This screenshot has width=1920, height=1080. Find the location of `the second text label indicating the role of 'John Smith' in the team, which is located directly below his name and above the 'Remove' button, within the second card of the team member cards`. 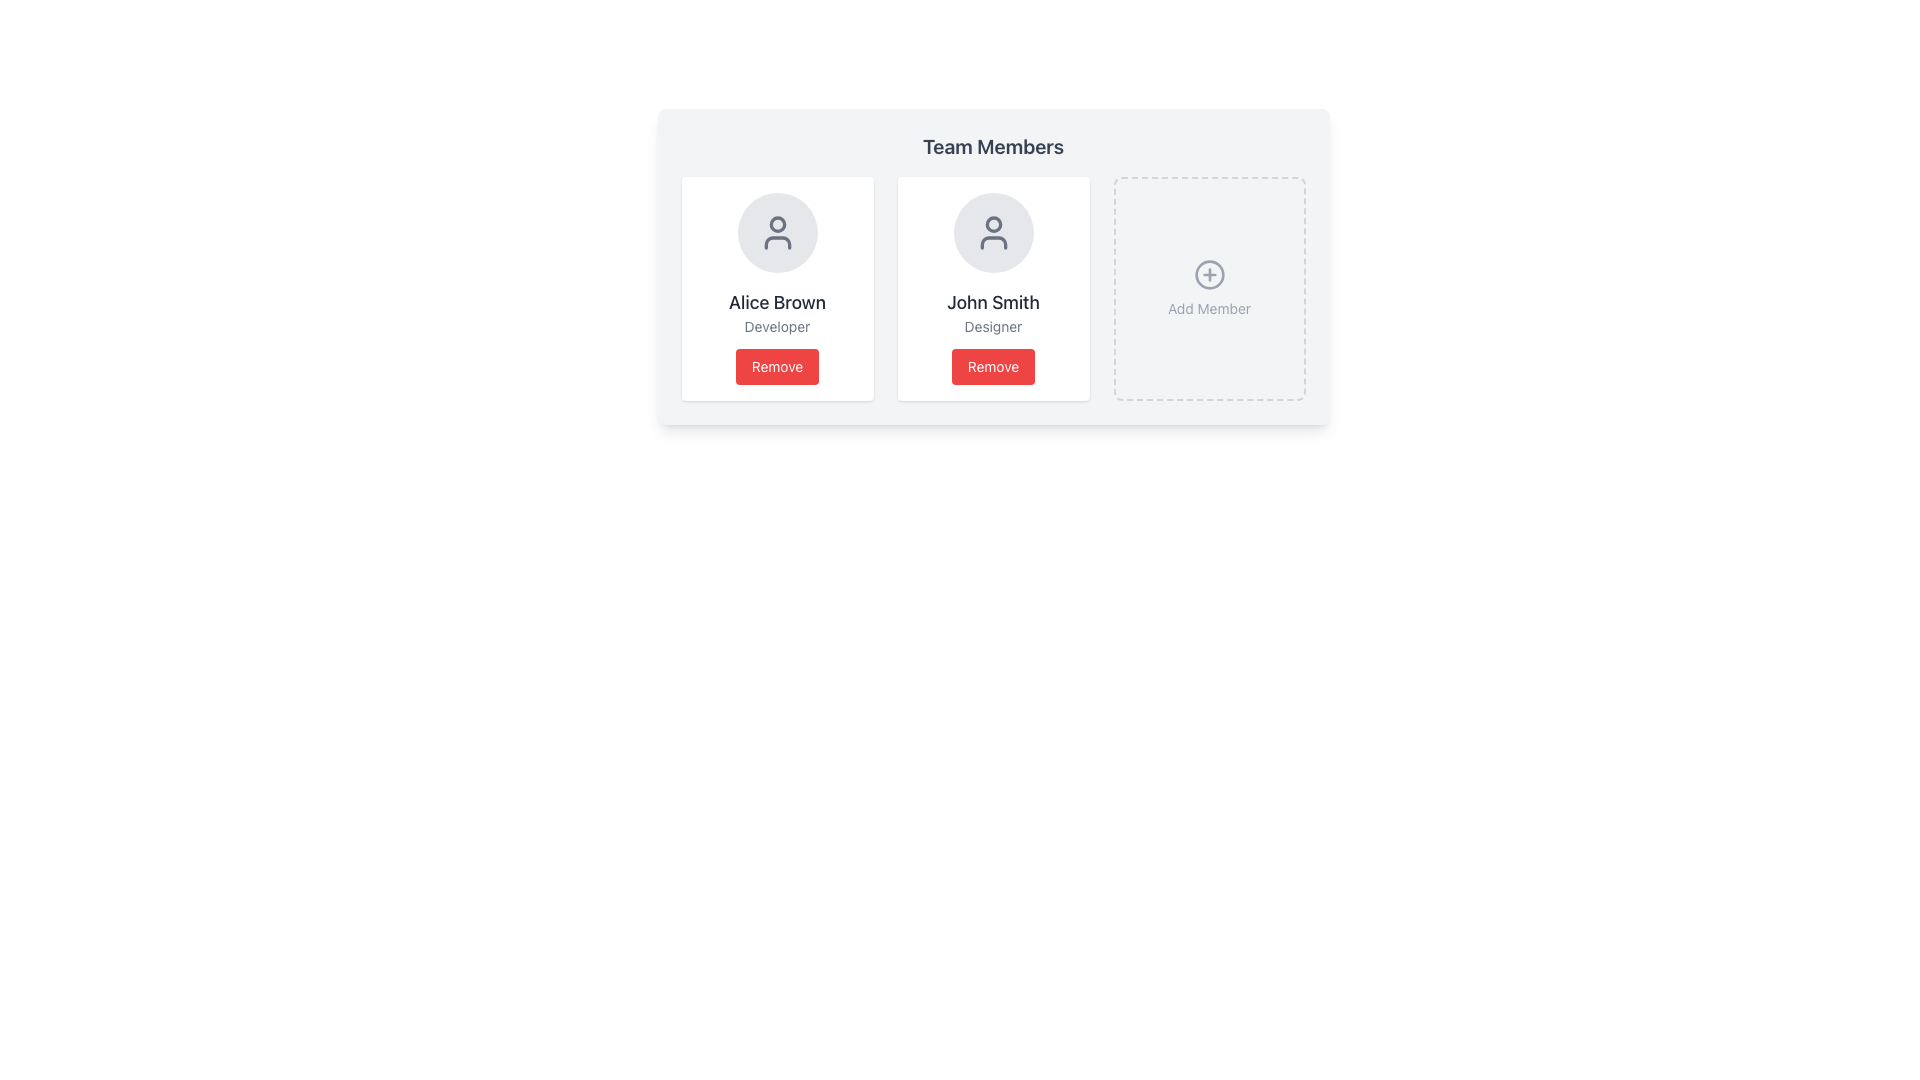

the second text label indicating the role of 'John Smith' in the team, which is located directly below his name and above the 'Remove' button, within the second card of the team member cards is located at coordinates (993, 326).